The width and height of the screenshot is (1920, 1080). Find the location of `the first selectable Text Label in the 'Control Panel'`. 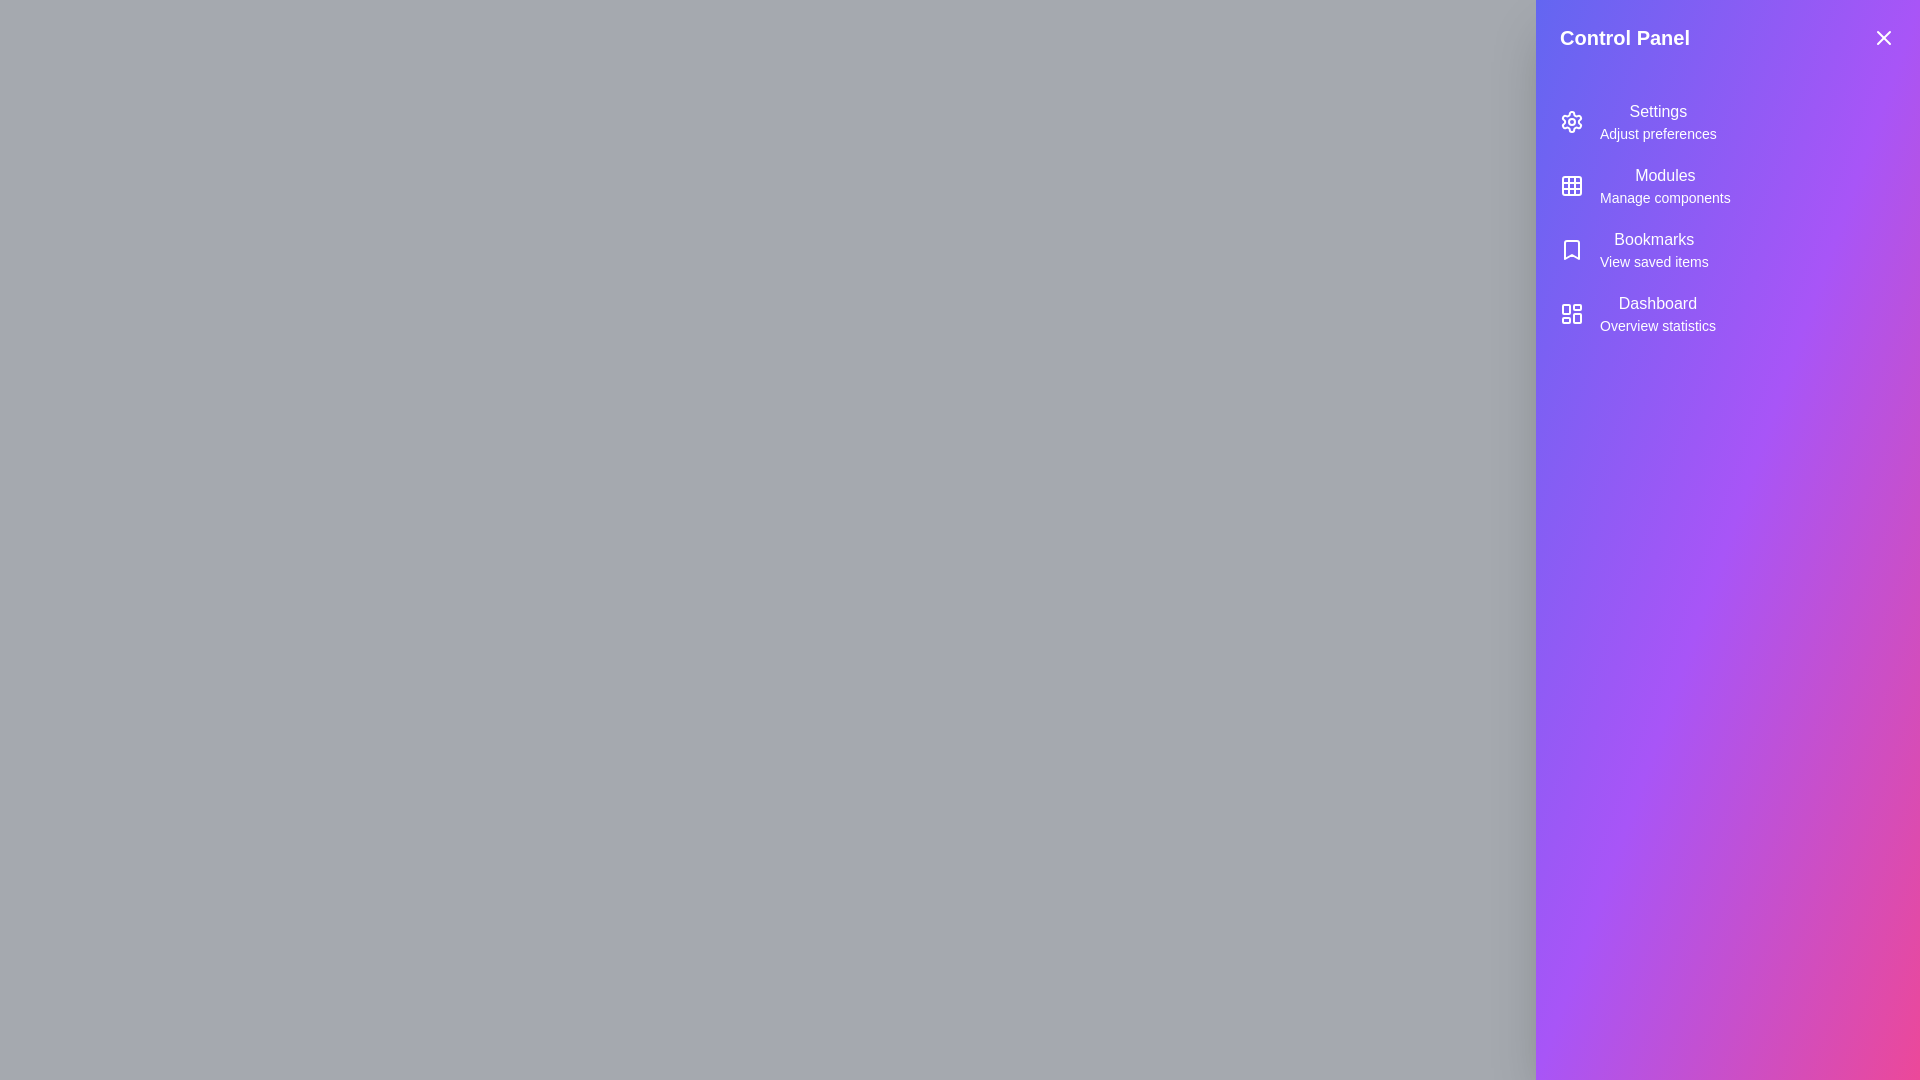

the first selectable Text Label in the 'Control Panel' is located at coordinates (1658, 122).